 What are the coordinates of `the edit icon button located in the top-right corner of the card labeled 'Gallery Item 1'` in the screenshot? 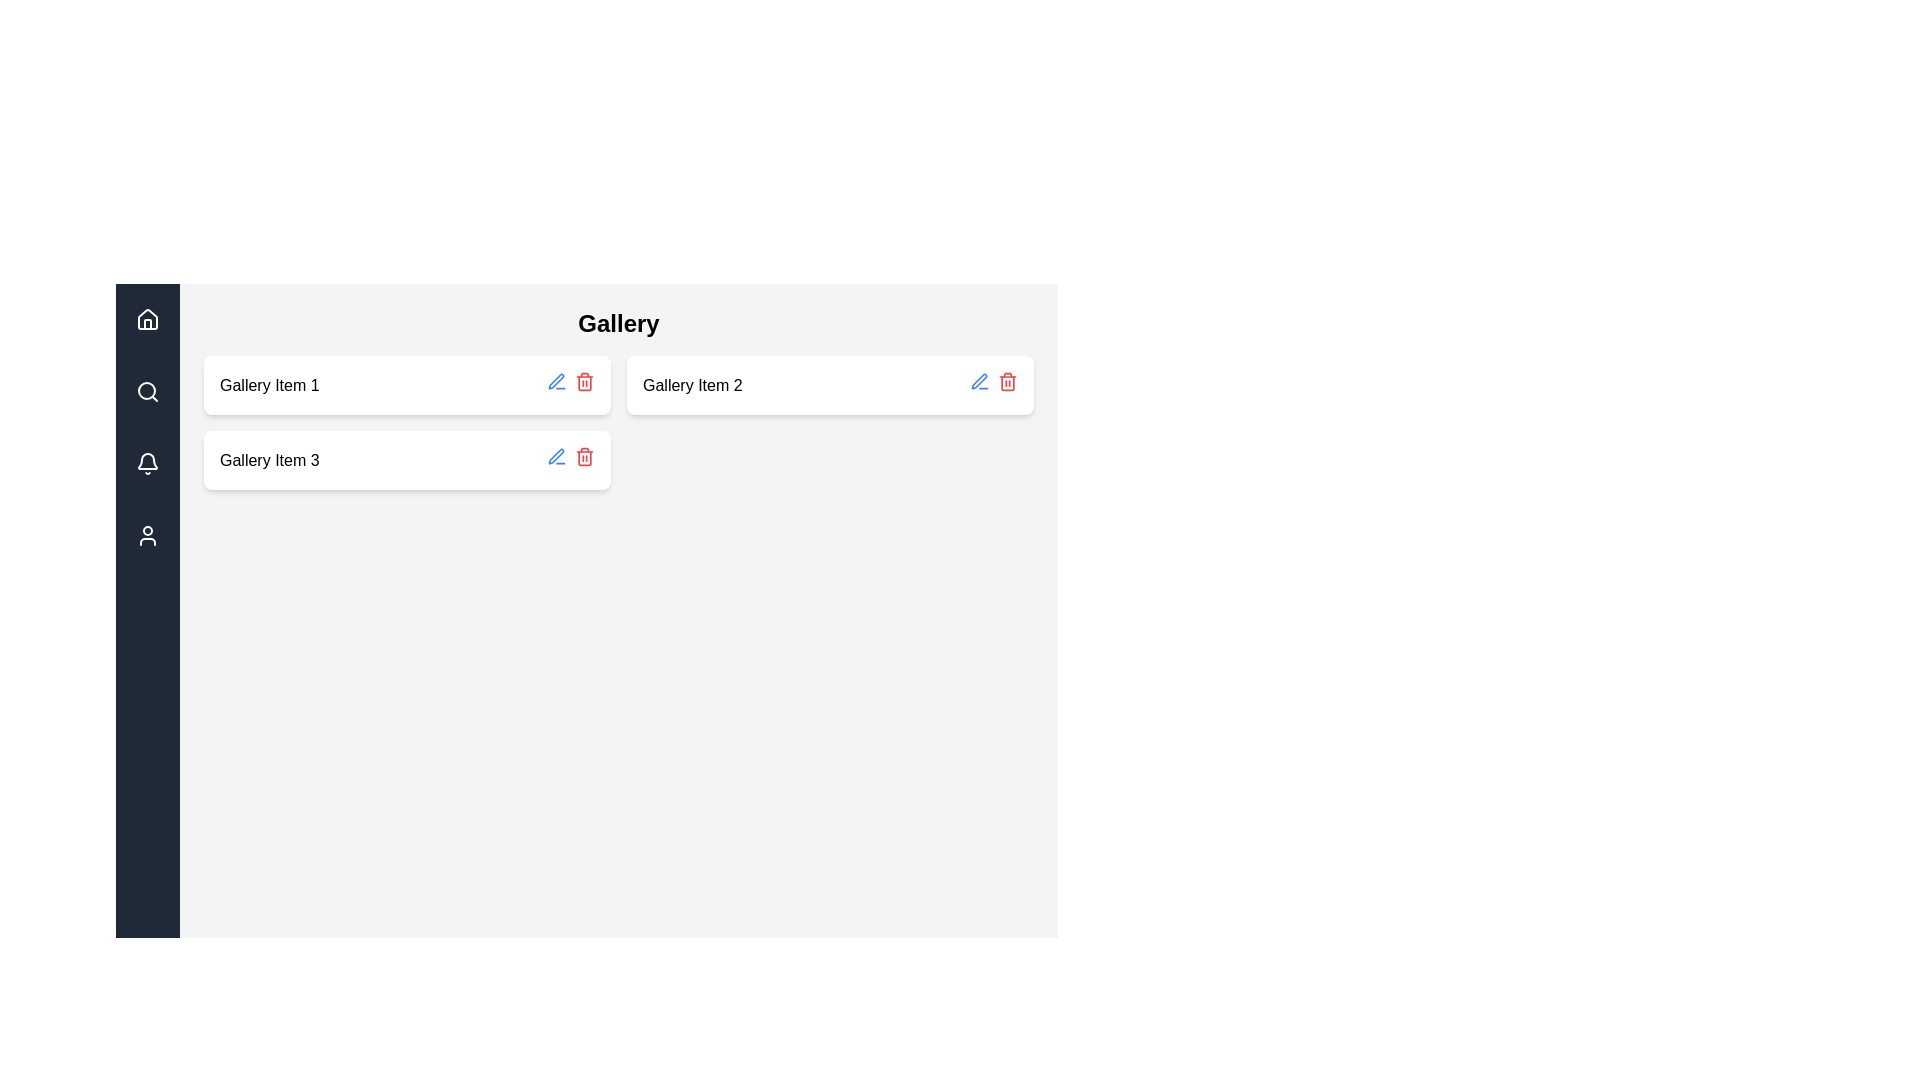 It's located at (556, 456).